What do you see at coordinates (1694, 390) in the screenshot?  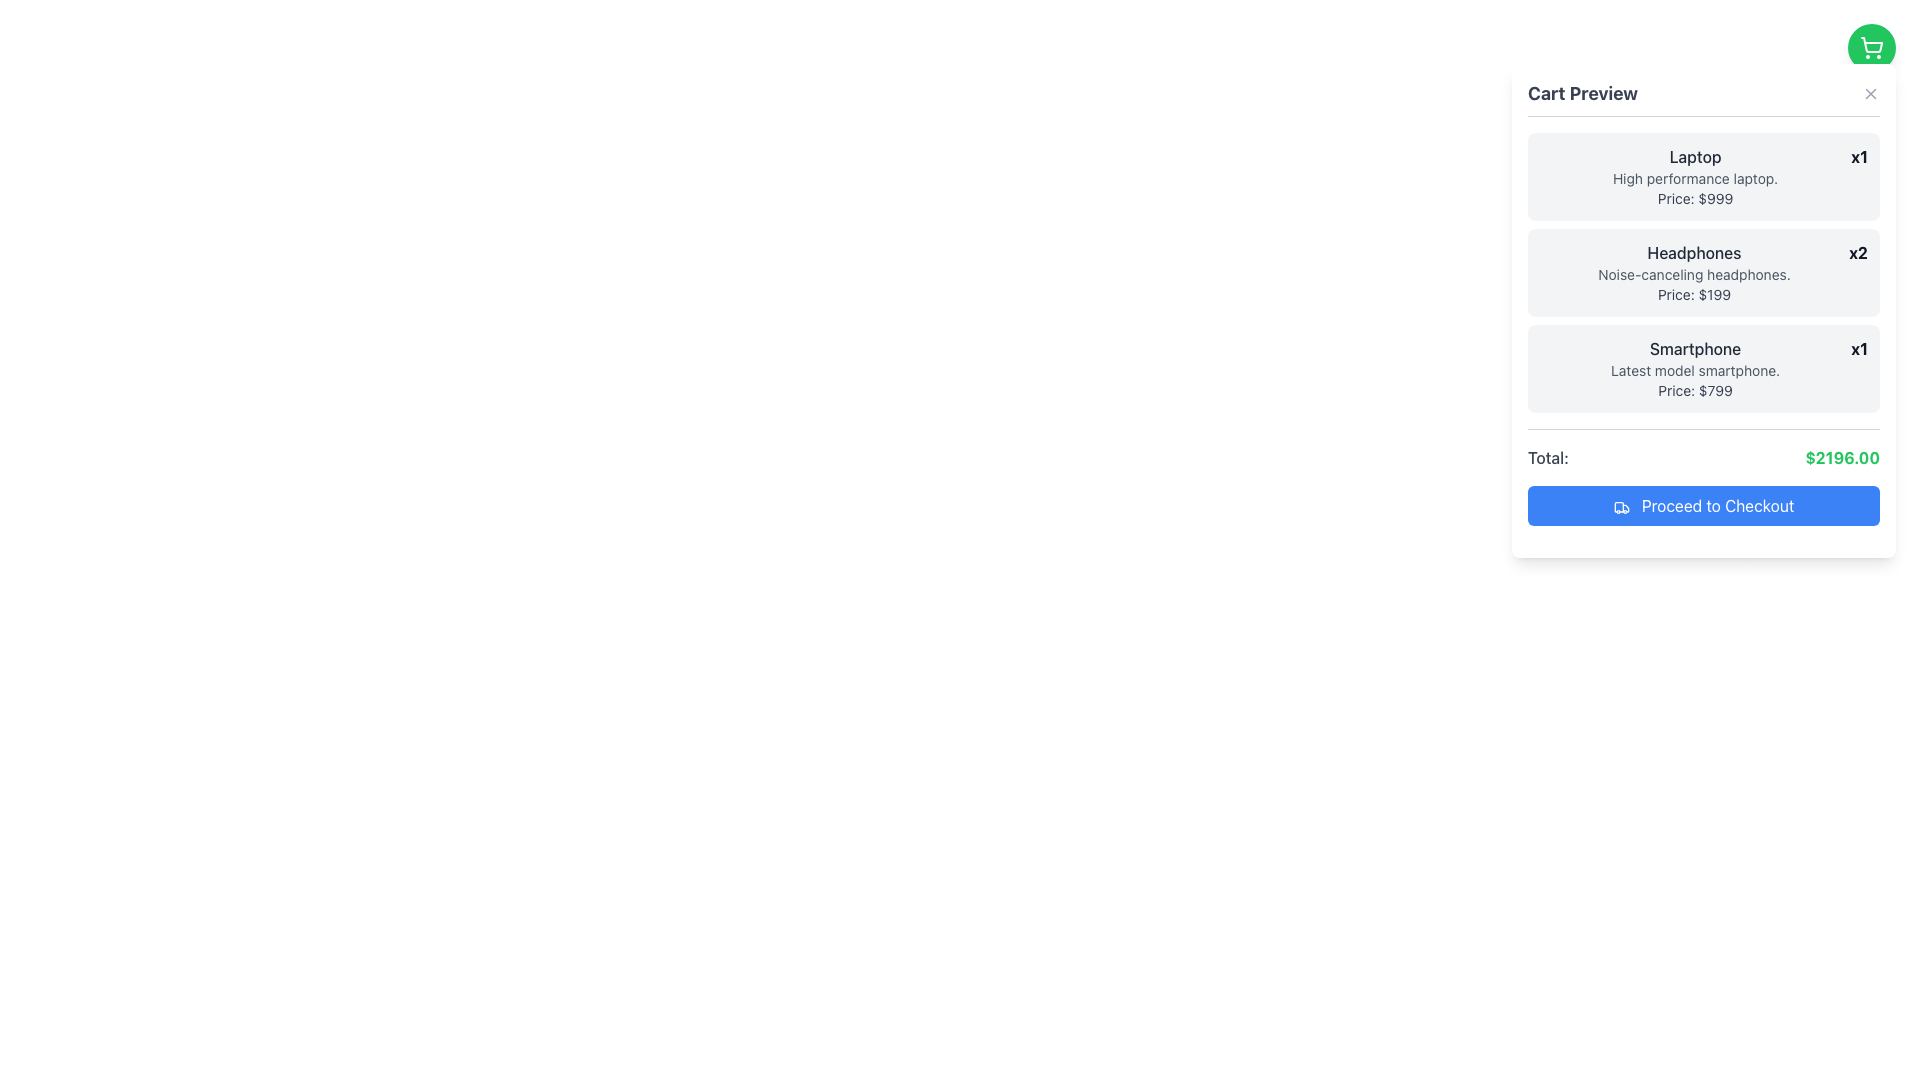 I see `the text label displaying 'Price: $799' located in the 'Cart Preview' section beneath the smartphone description` at bounding box center [1694, 390].